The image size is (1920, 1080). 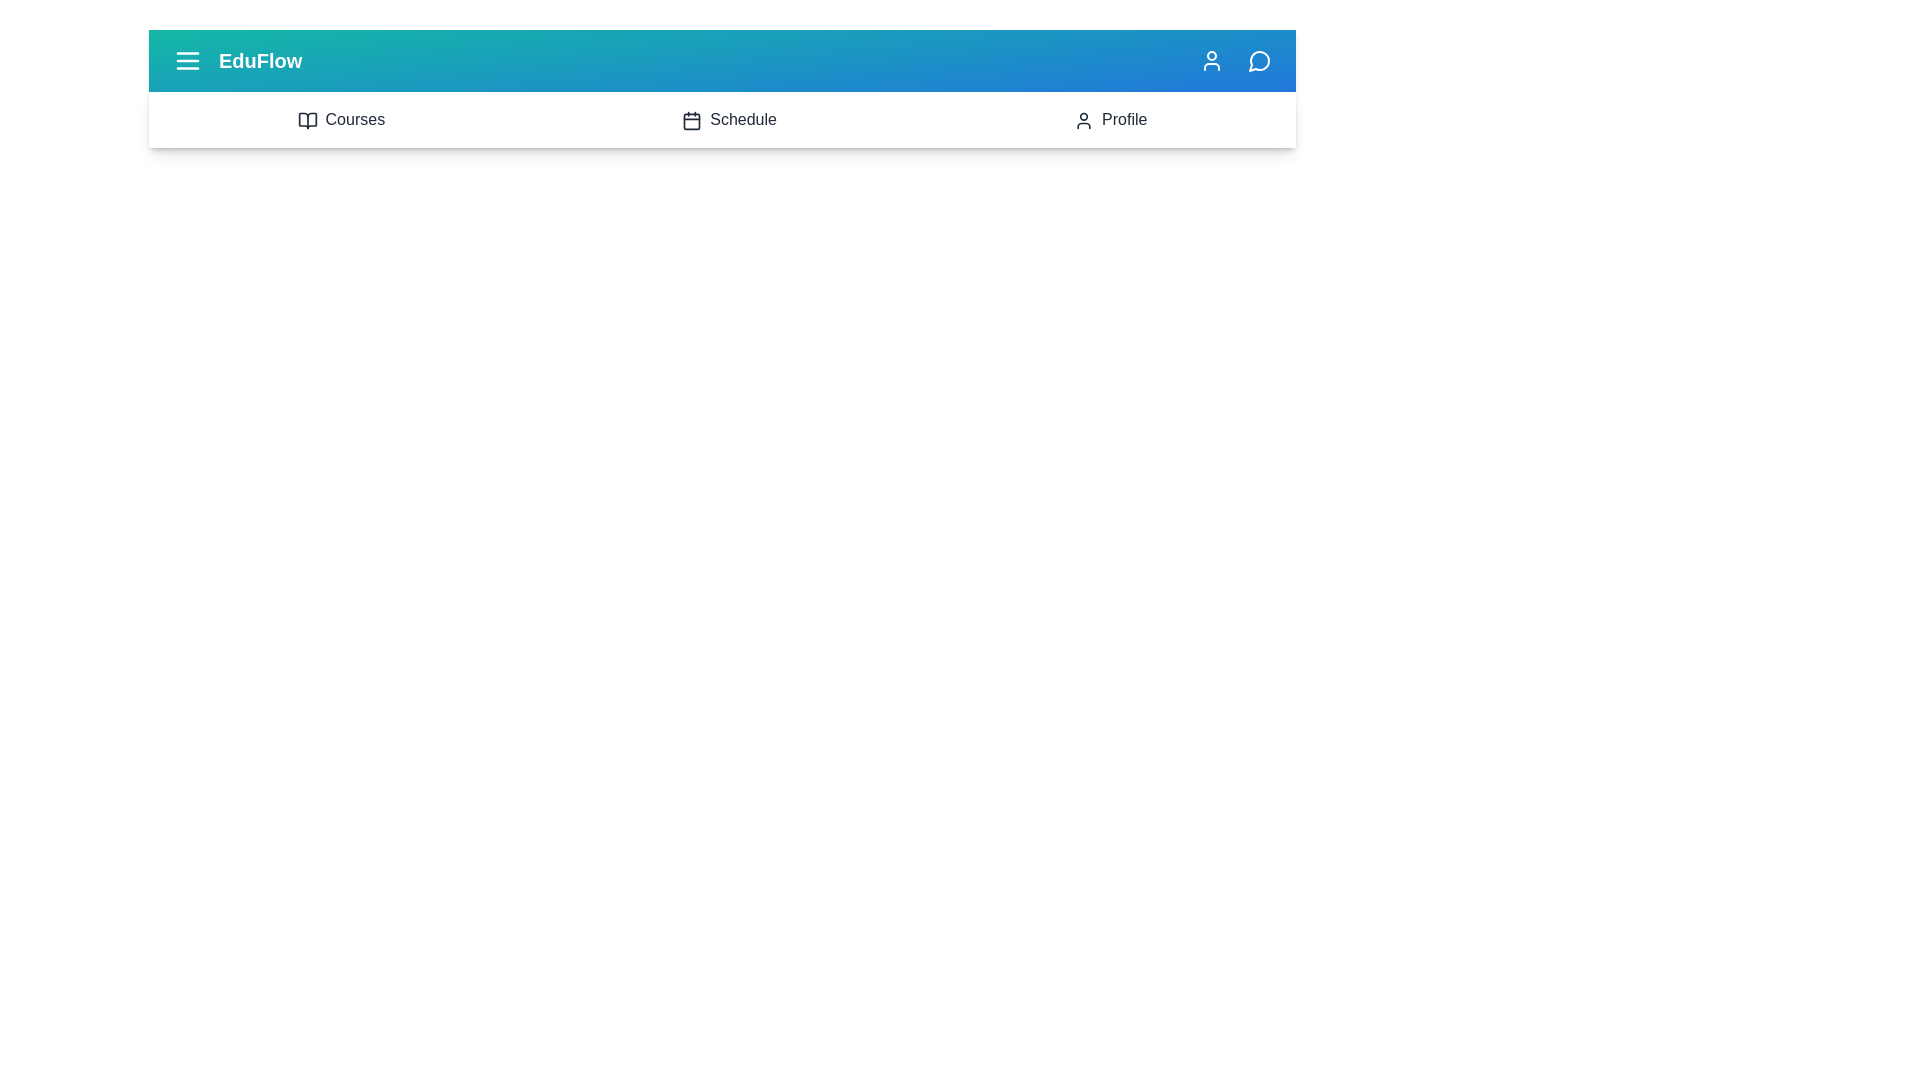 What do you see at coordinates (341, 119) in the screenshot?
I see `the 'Courses' section to navigate to it` at bounding box center [341, 119].